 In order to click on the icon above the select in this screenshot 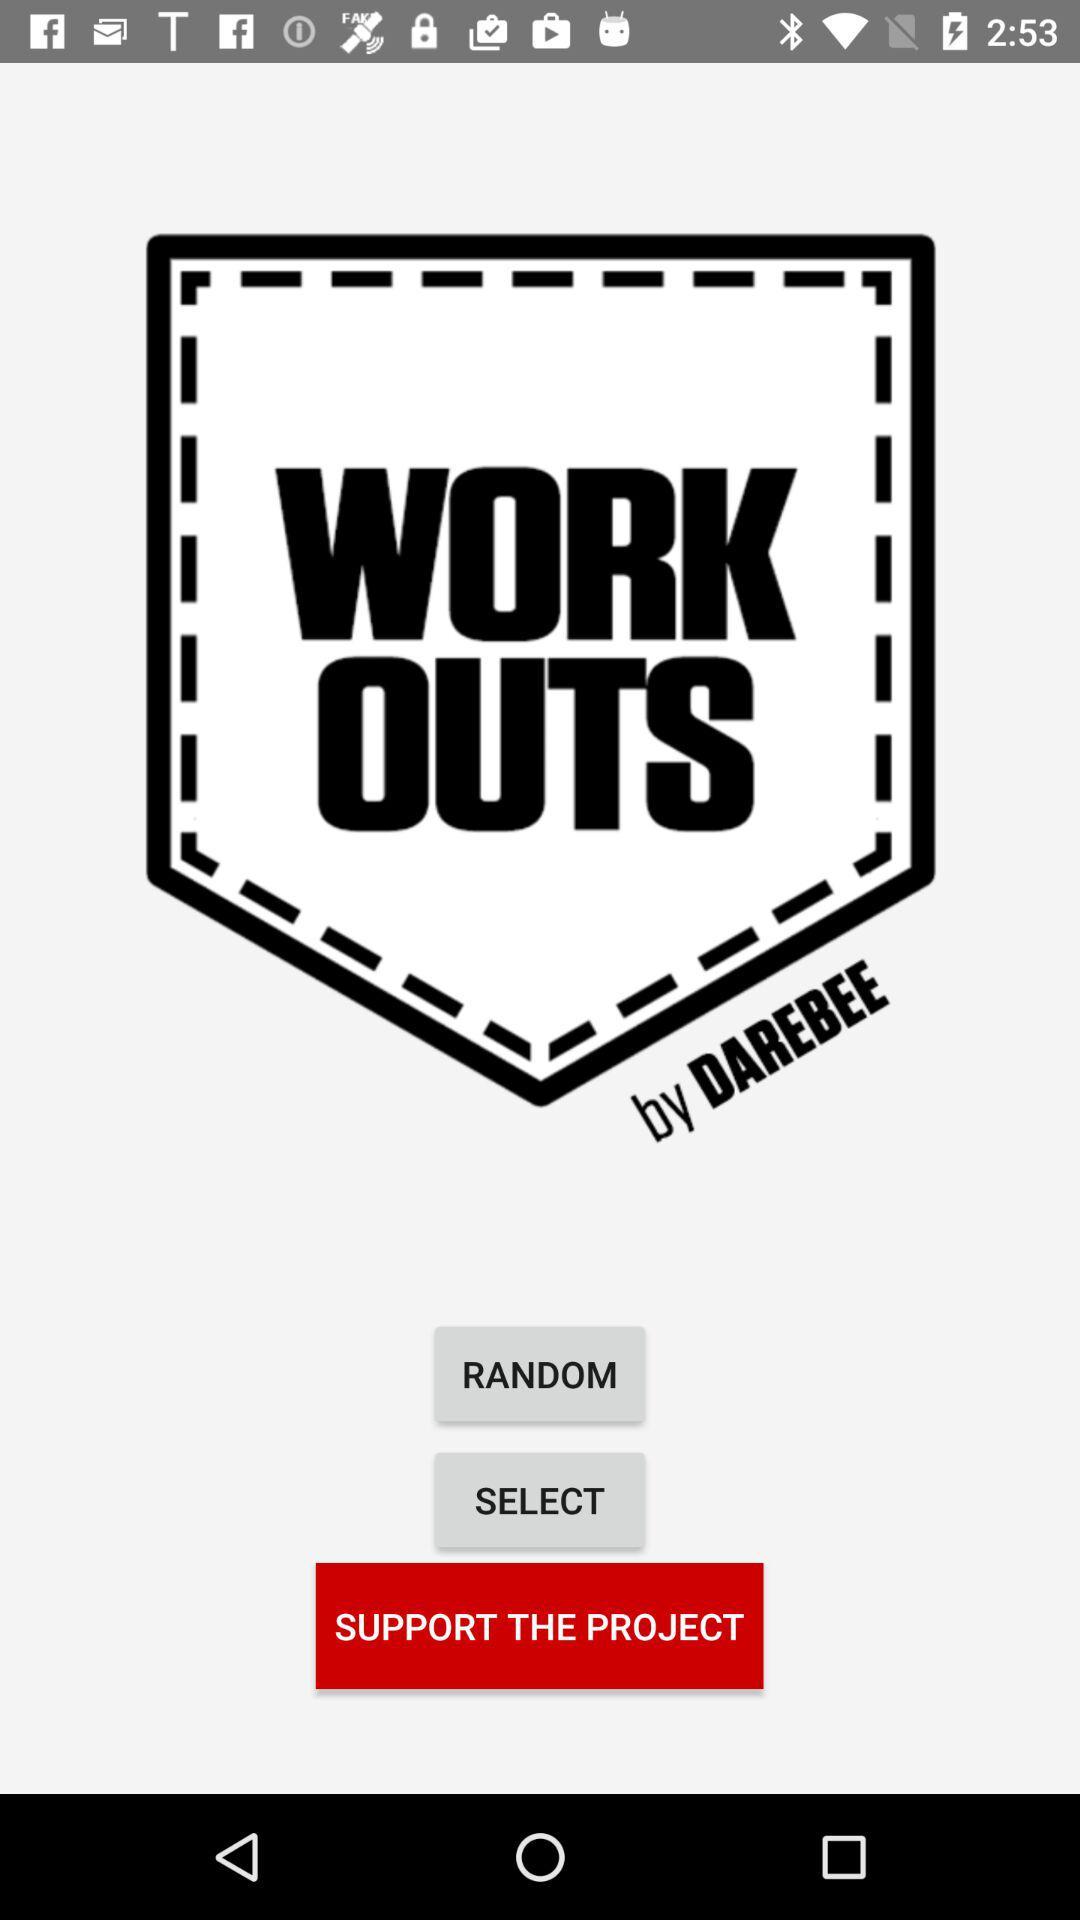, I will do `click(540, 1372)`.